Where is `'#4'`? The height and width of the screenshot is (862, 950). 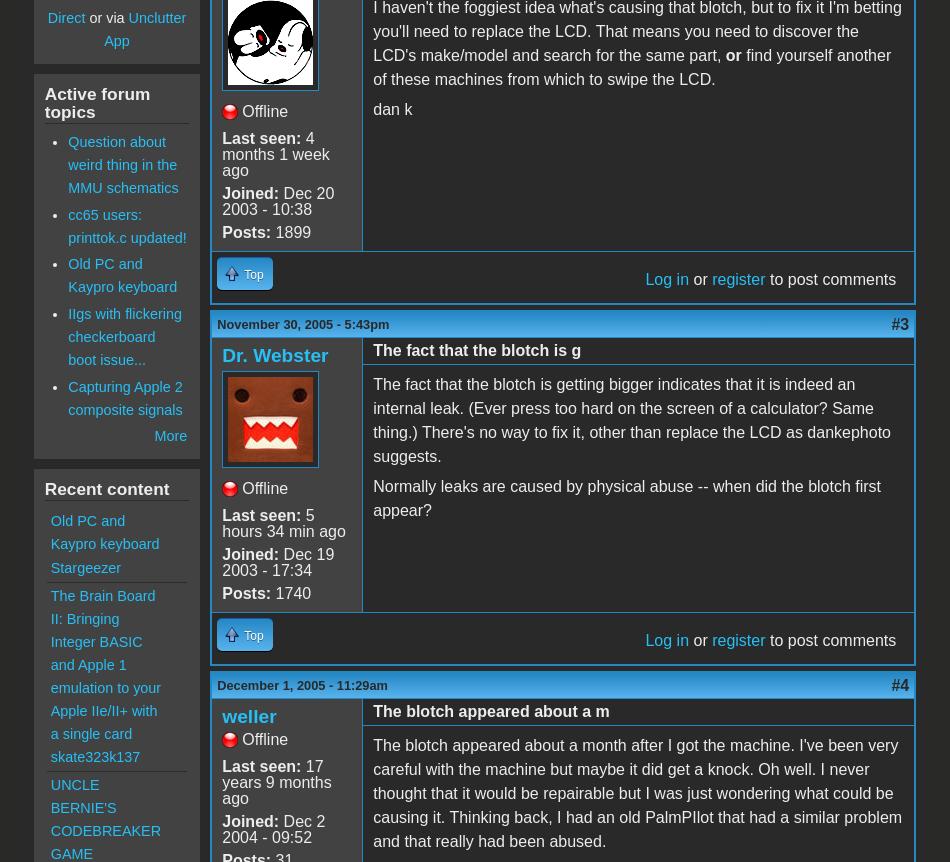
'#4' is located at coordinates (890, 683).